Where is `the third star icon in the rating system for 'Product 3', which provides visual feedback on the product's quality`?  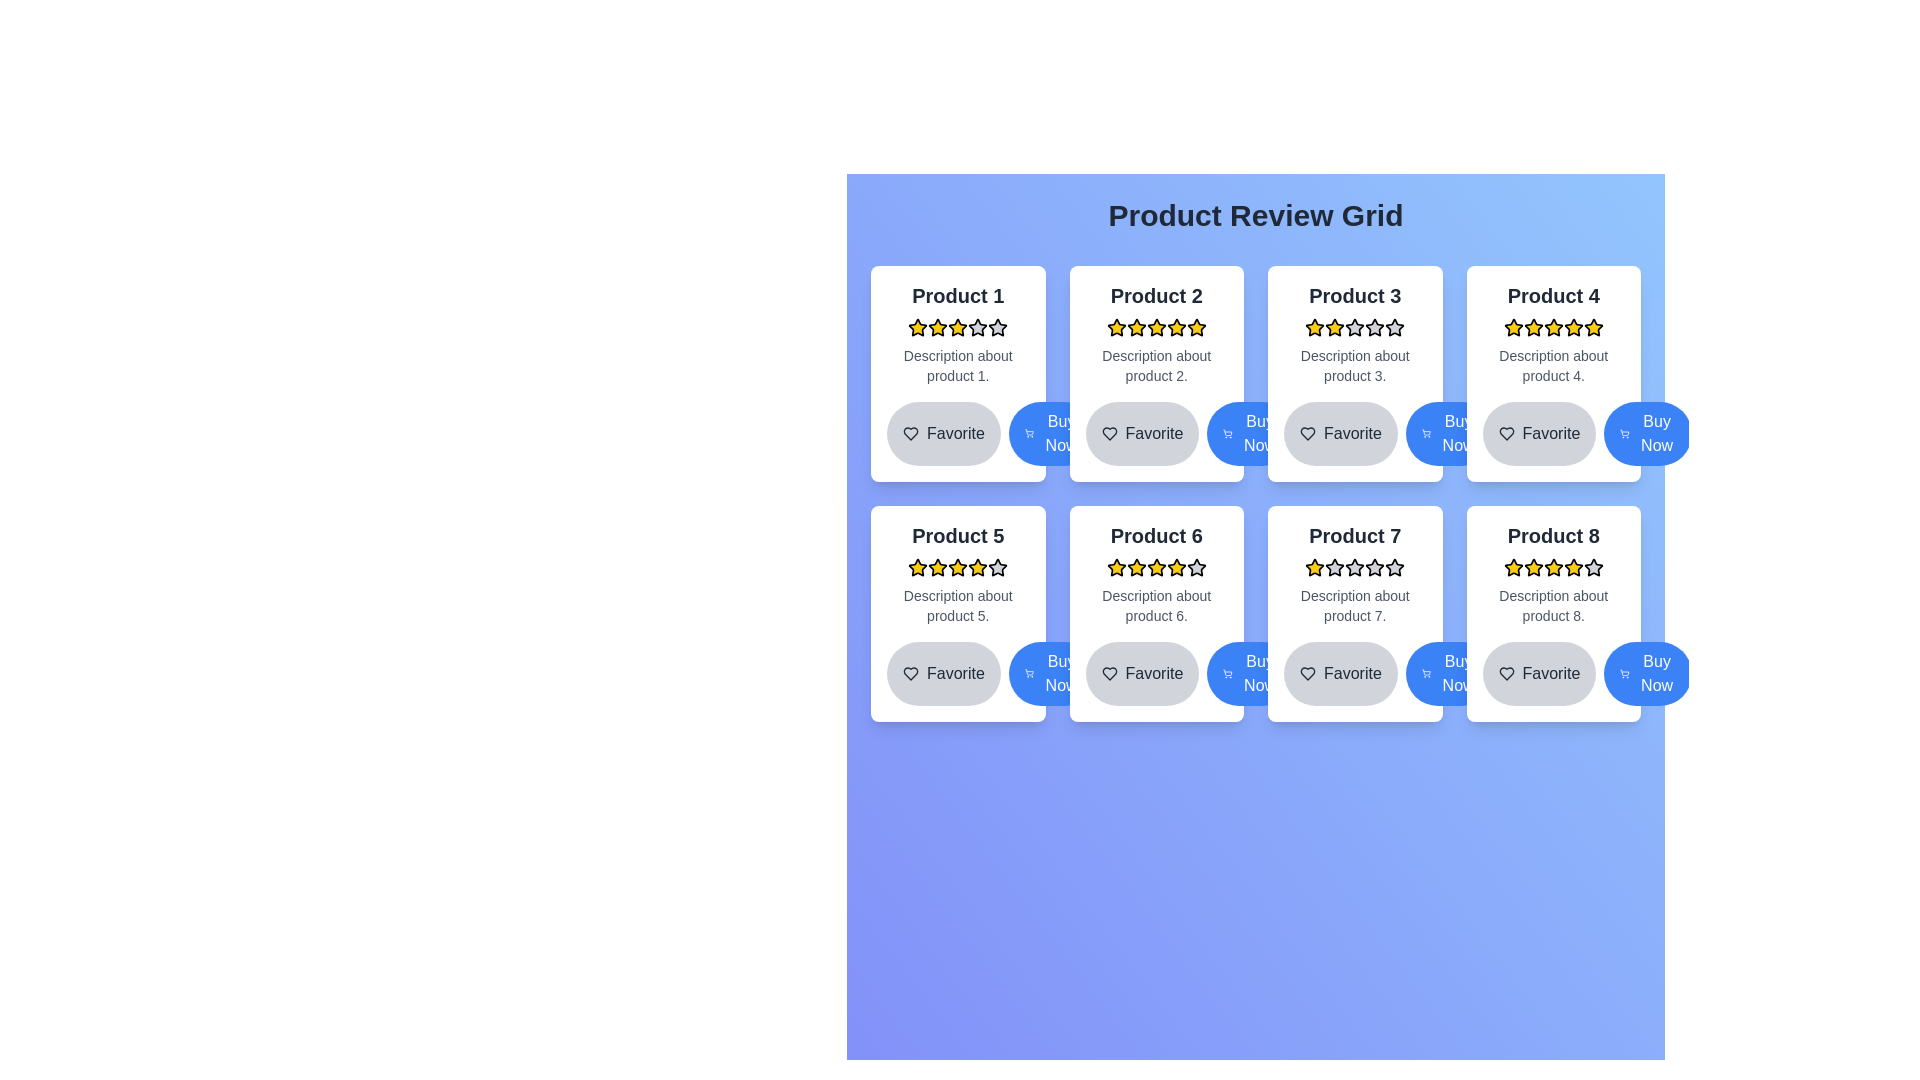 the third star icon in the rating system for 'Product 3', which provides visual feedback on the product's quality is located at coordinates (1335, 326).